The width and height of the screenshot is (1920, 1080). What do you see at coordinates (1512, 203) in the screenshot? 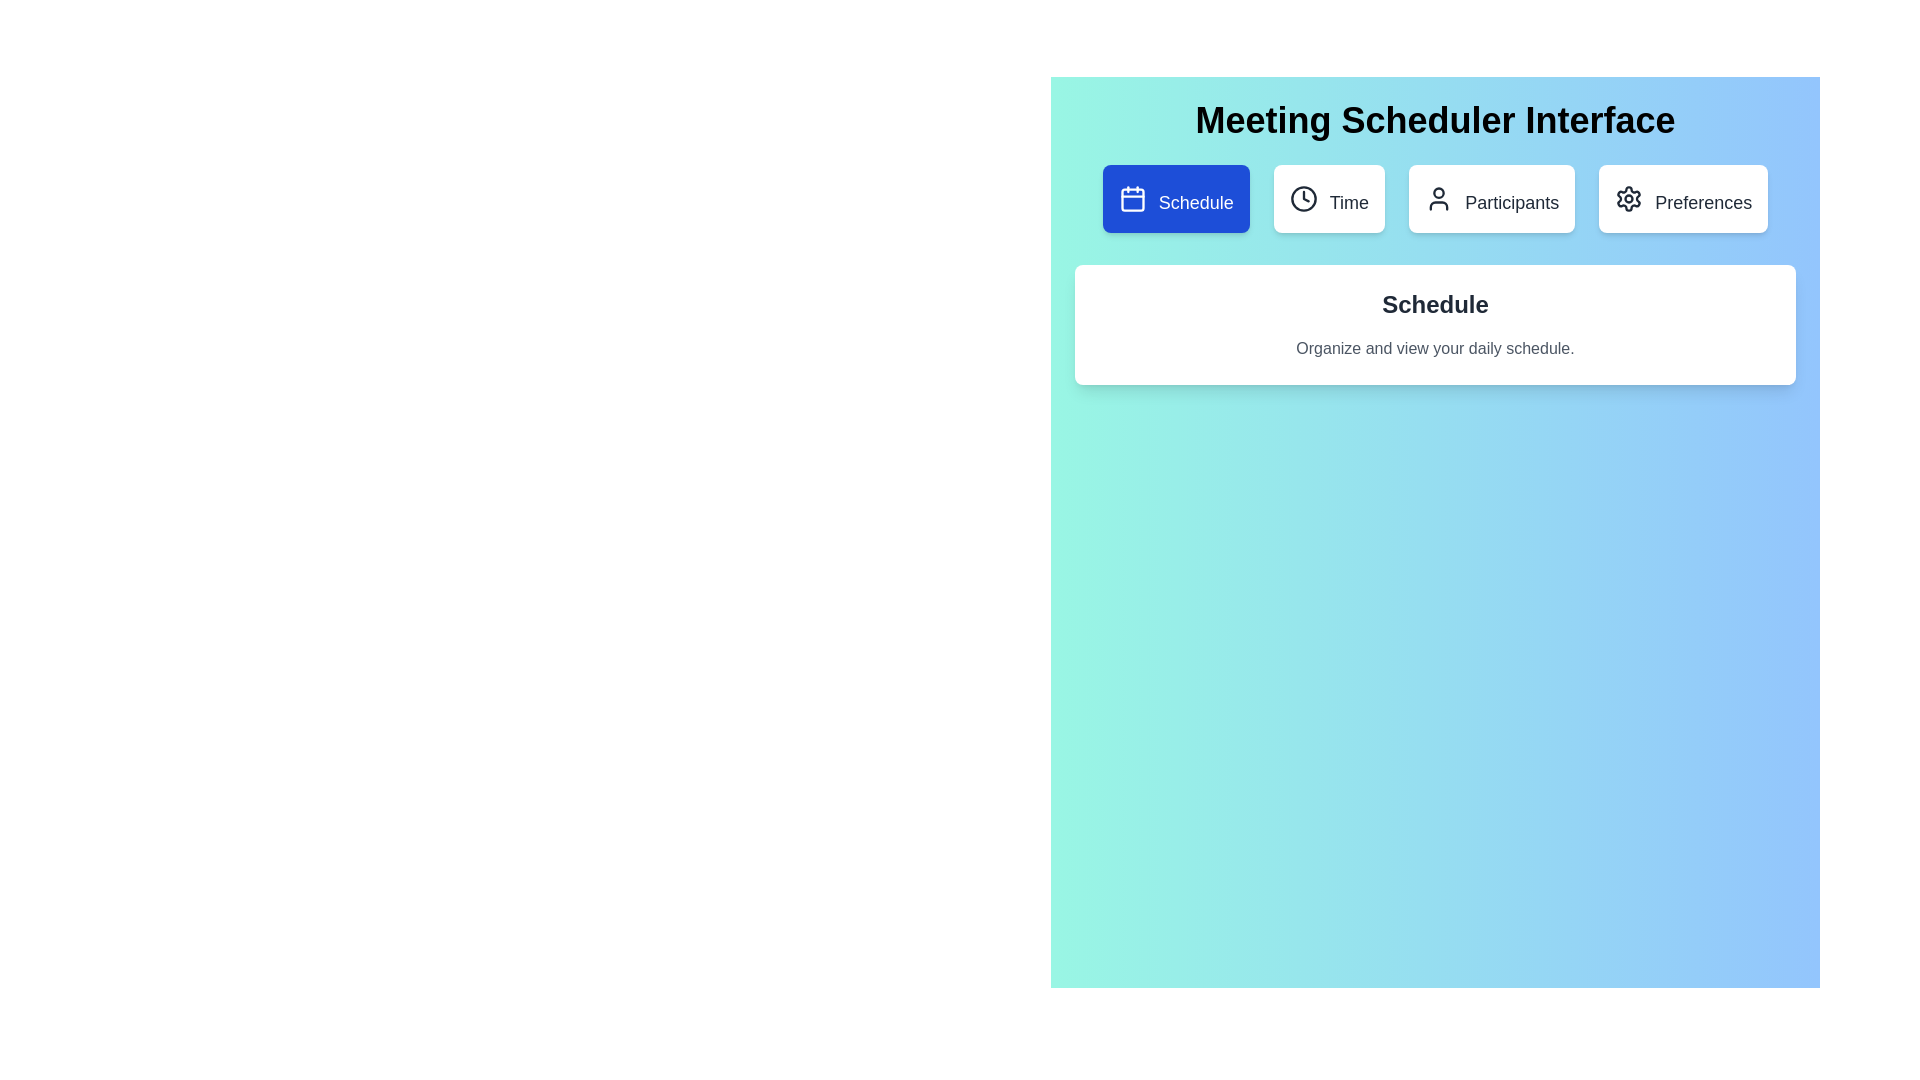
I see `the button labeled 'Participants' which contains the text 'Participants' and an icon of a user on its left` at bounding box center [1512, 203].